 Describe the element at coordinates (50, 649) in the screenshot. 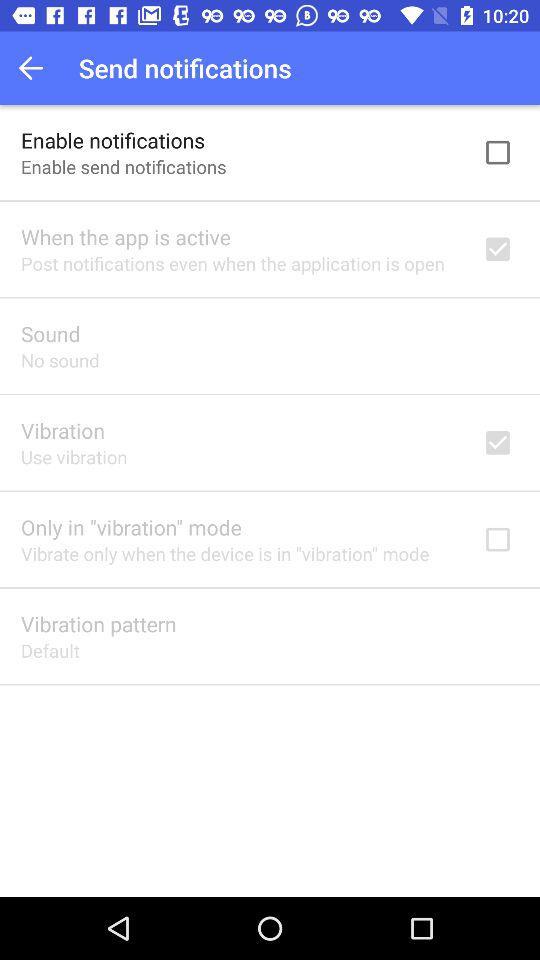

I see `the item at the bottom left corner` at that location.